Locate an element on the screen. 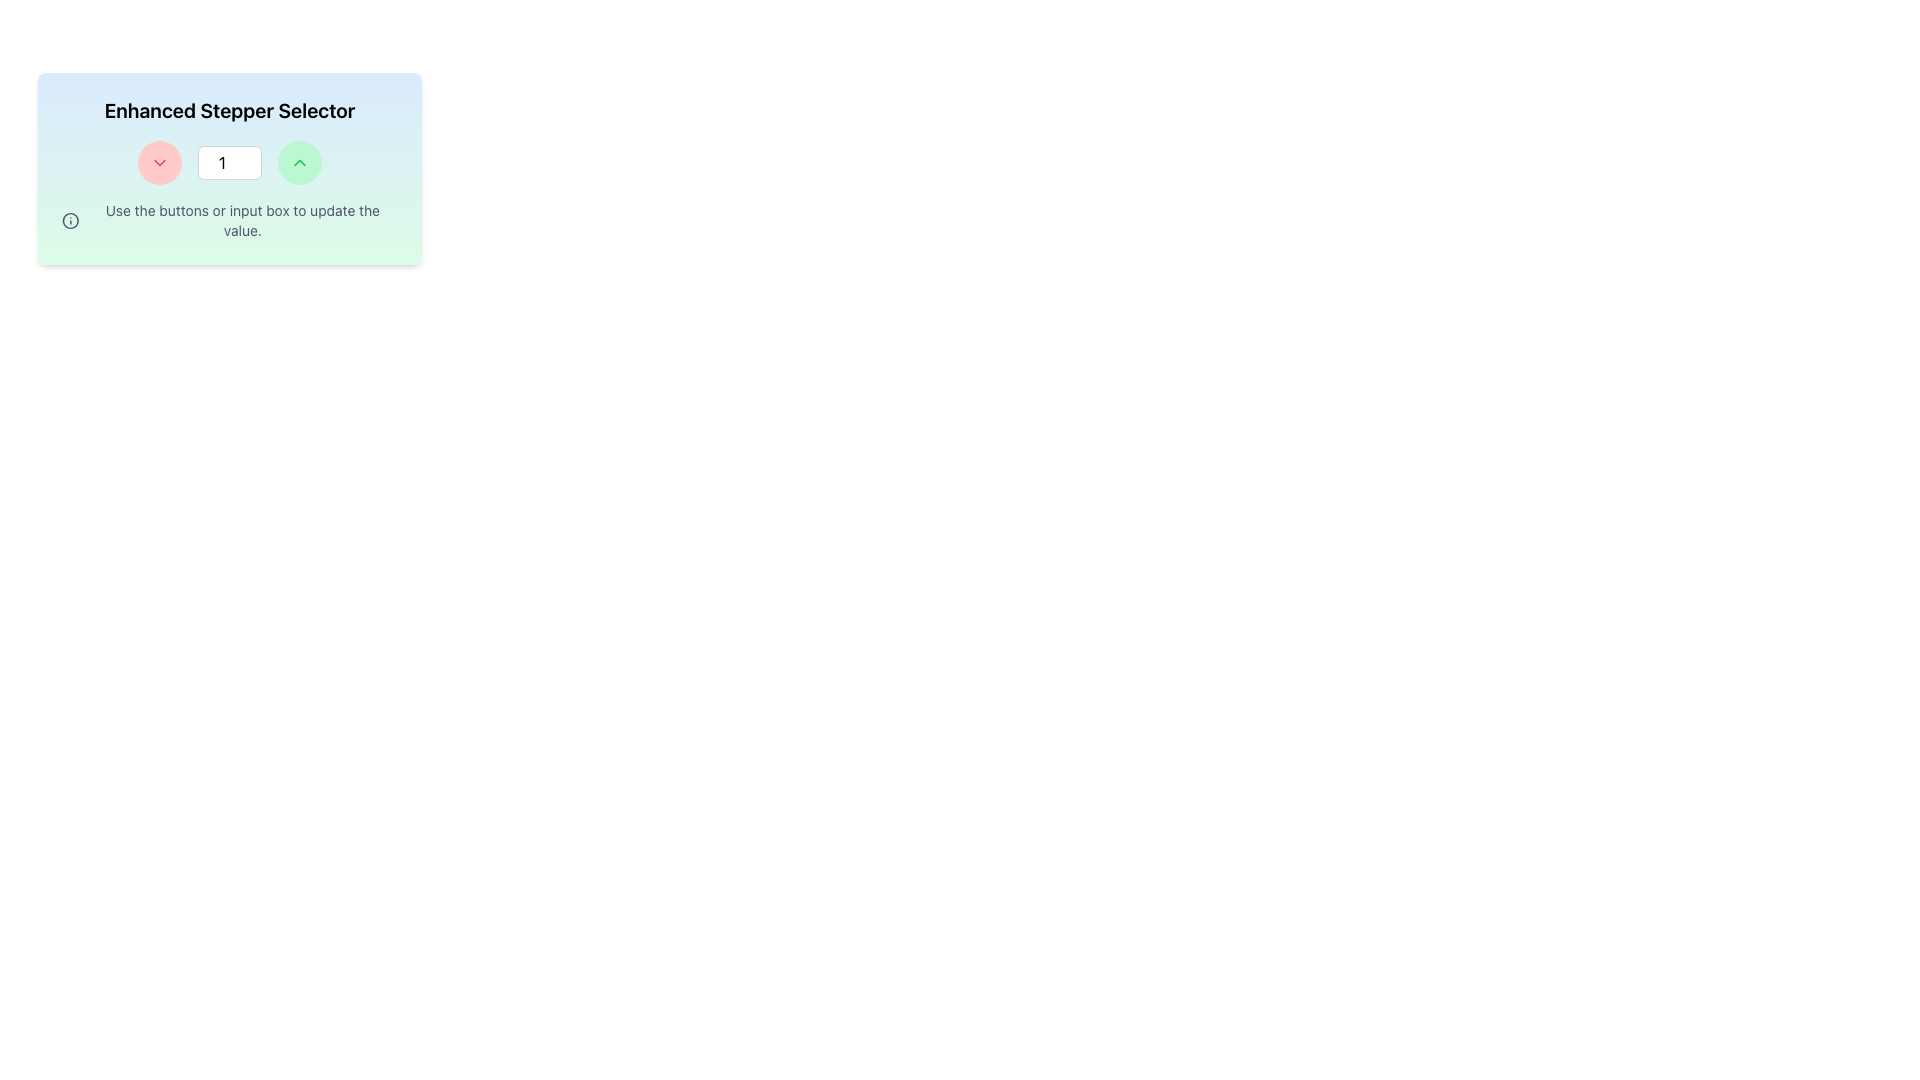 The image size is (1920, 1080). the numeric text input field to focus on it, allowing the user to input a number. This field is located horizontally centered within a stepper UI, between a red circular button and a green circular button is located at coordinates (230, 161).